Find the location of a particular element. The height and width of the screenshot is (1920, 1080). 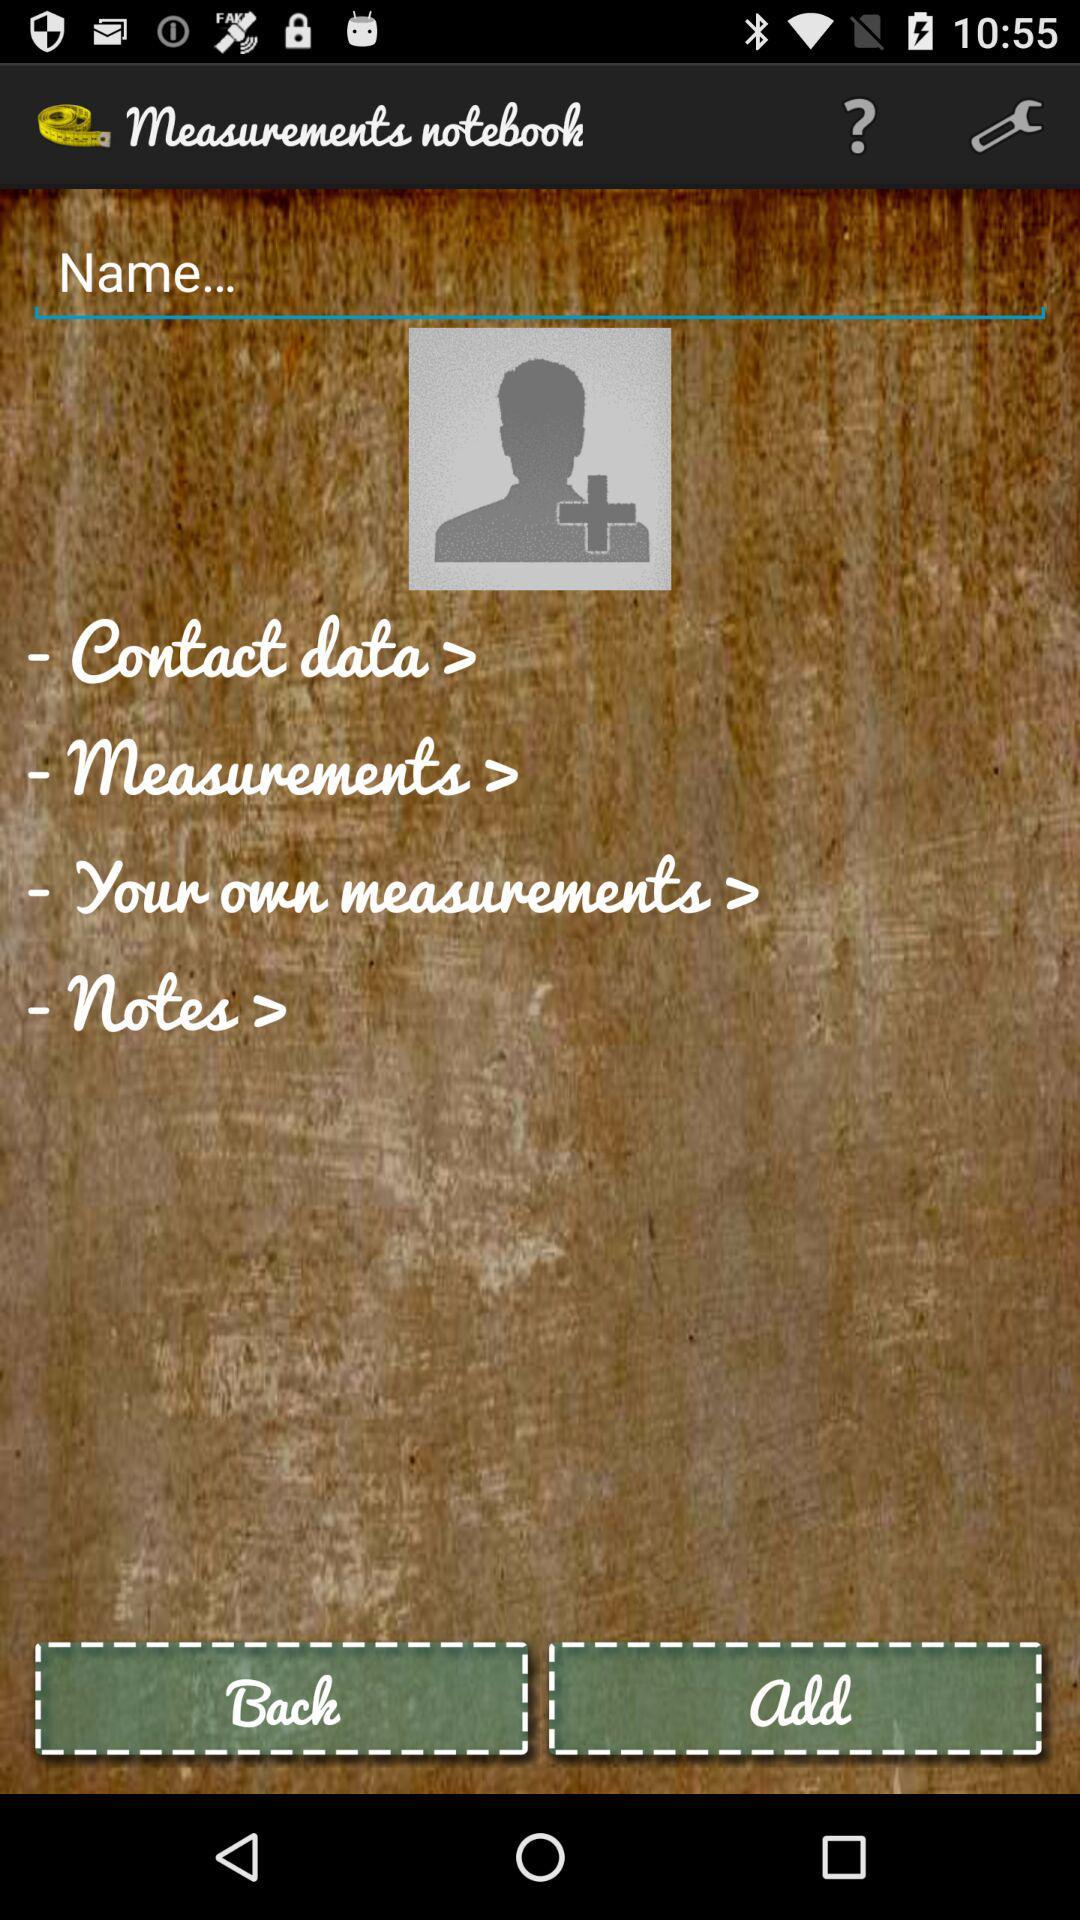

change avatar image is located at coordinates (540, 458).